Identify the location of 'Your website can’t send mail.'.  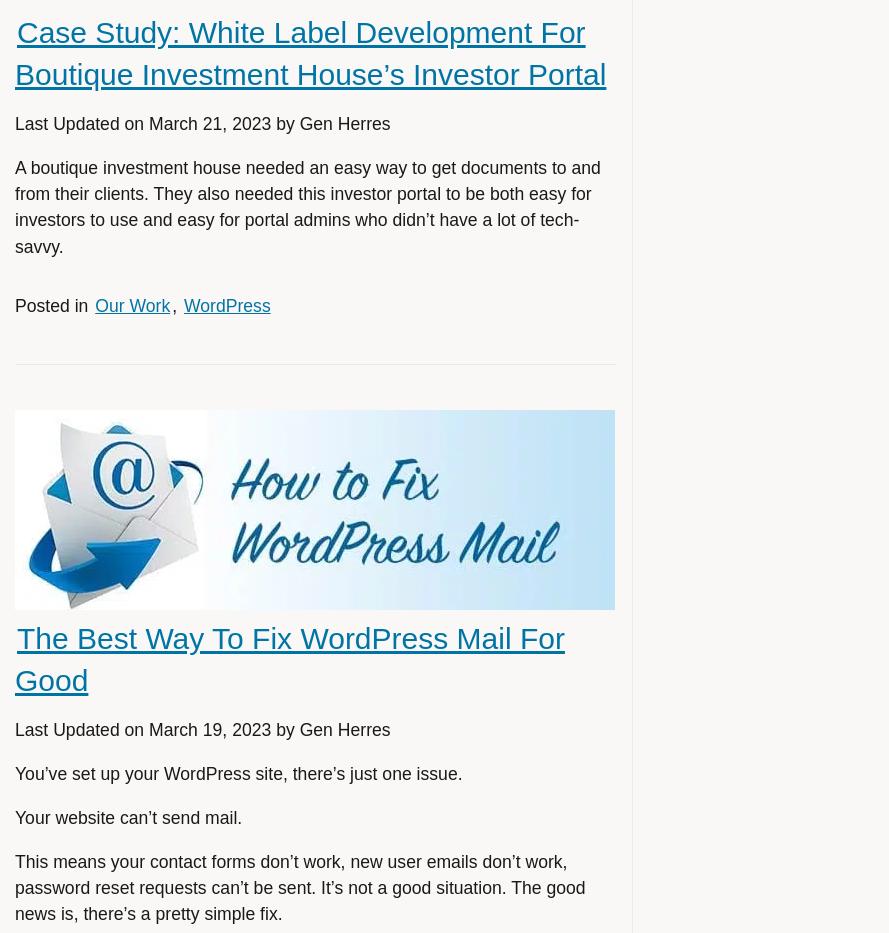
(128, 817).